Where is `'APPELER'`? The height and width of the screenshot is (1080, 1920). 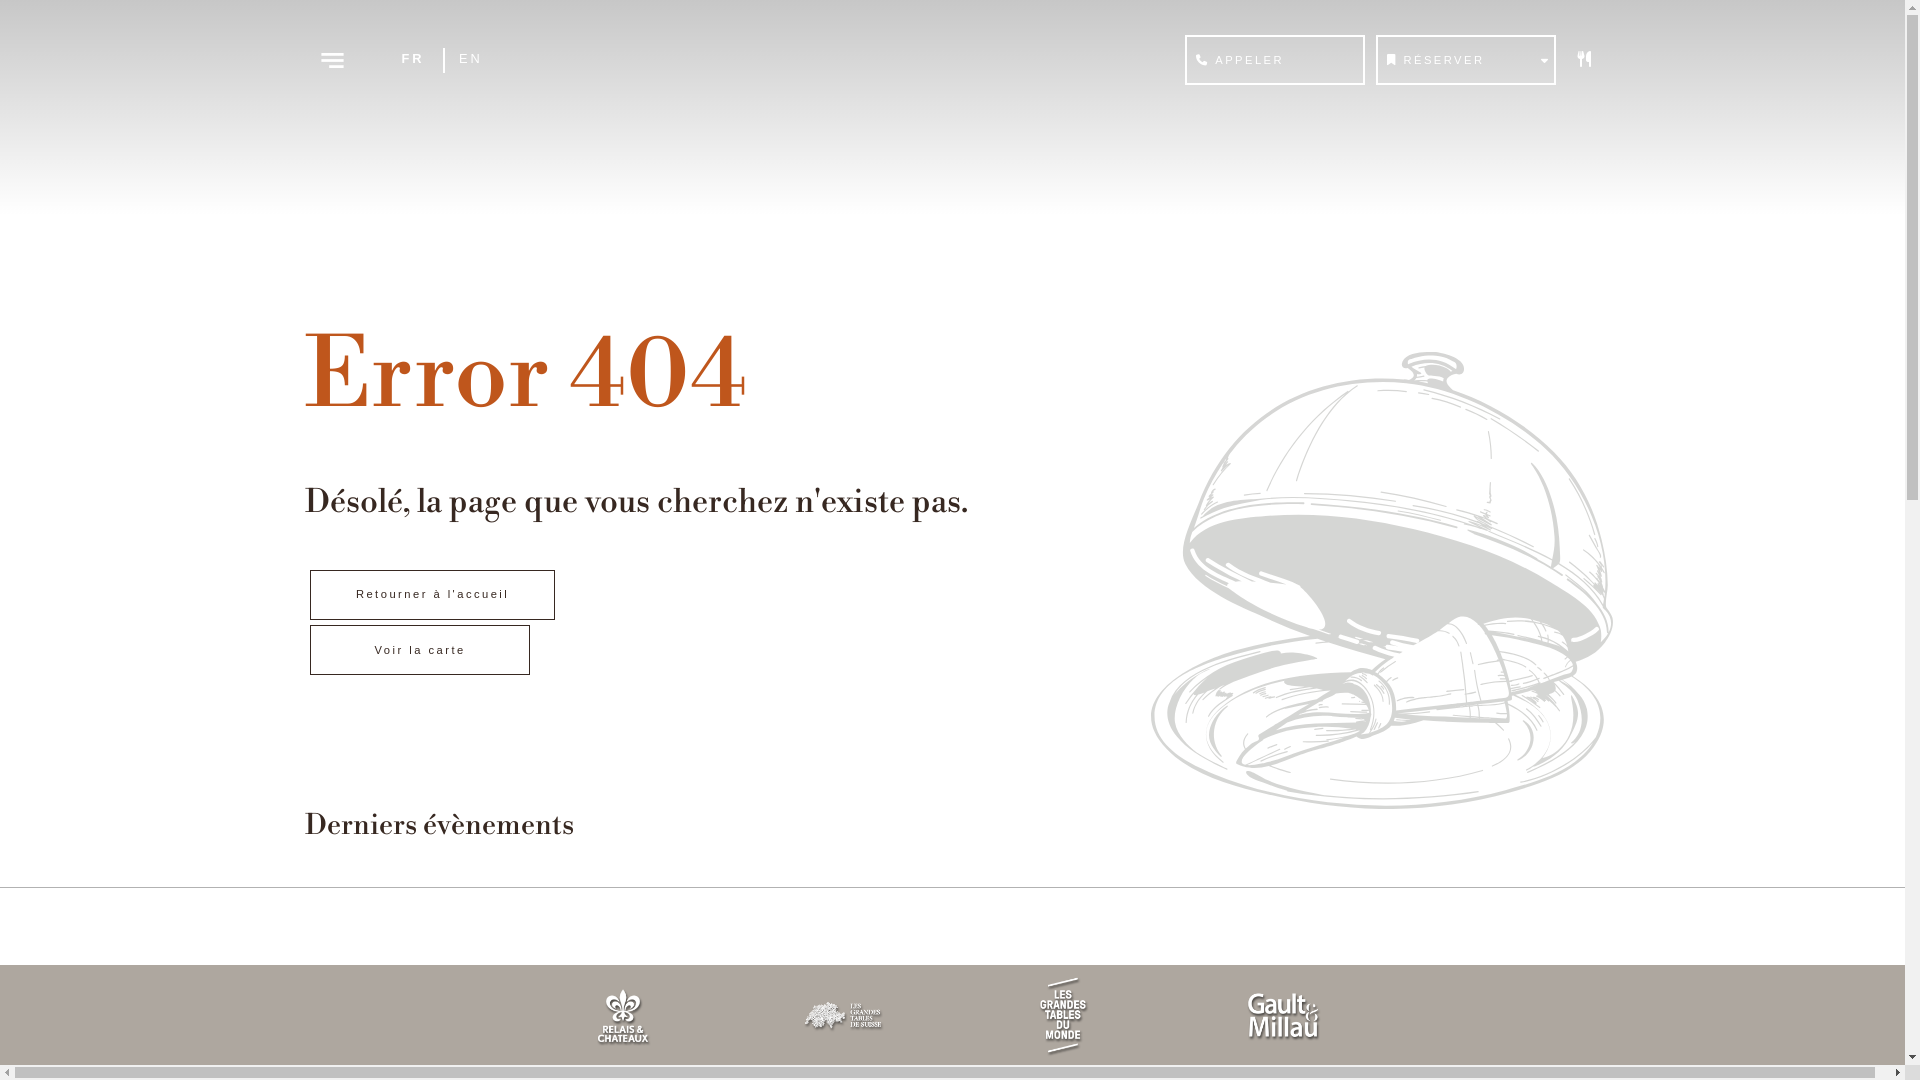 'APPELER' is located at coordinates (1274, 59).